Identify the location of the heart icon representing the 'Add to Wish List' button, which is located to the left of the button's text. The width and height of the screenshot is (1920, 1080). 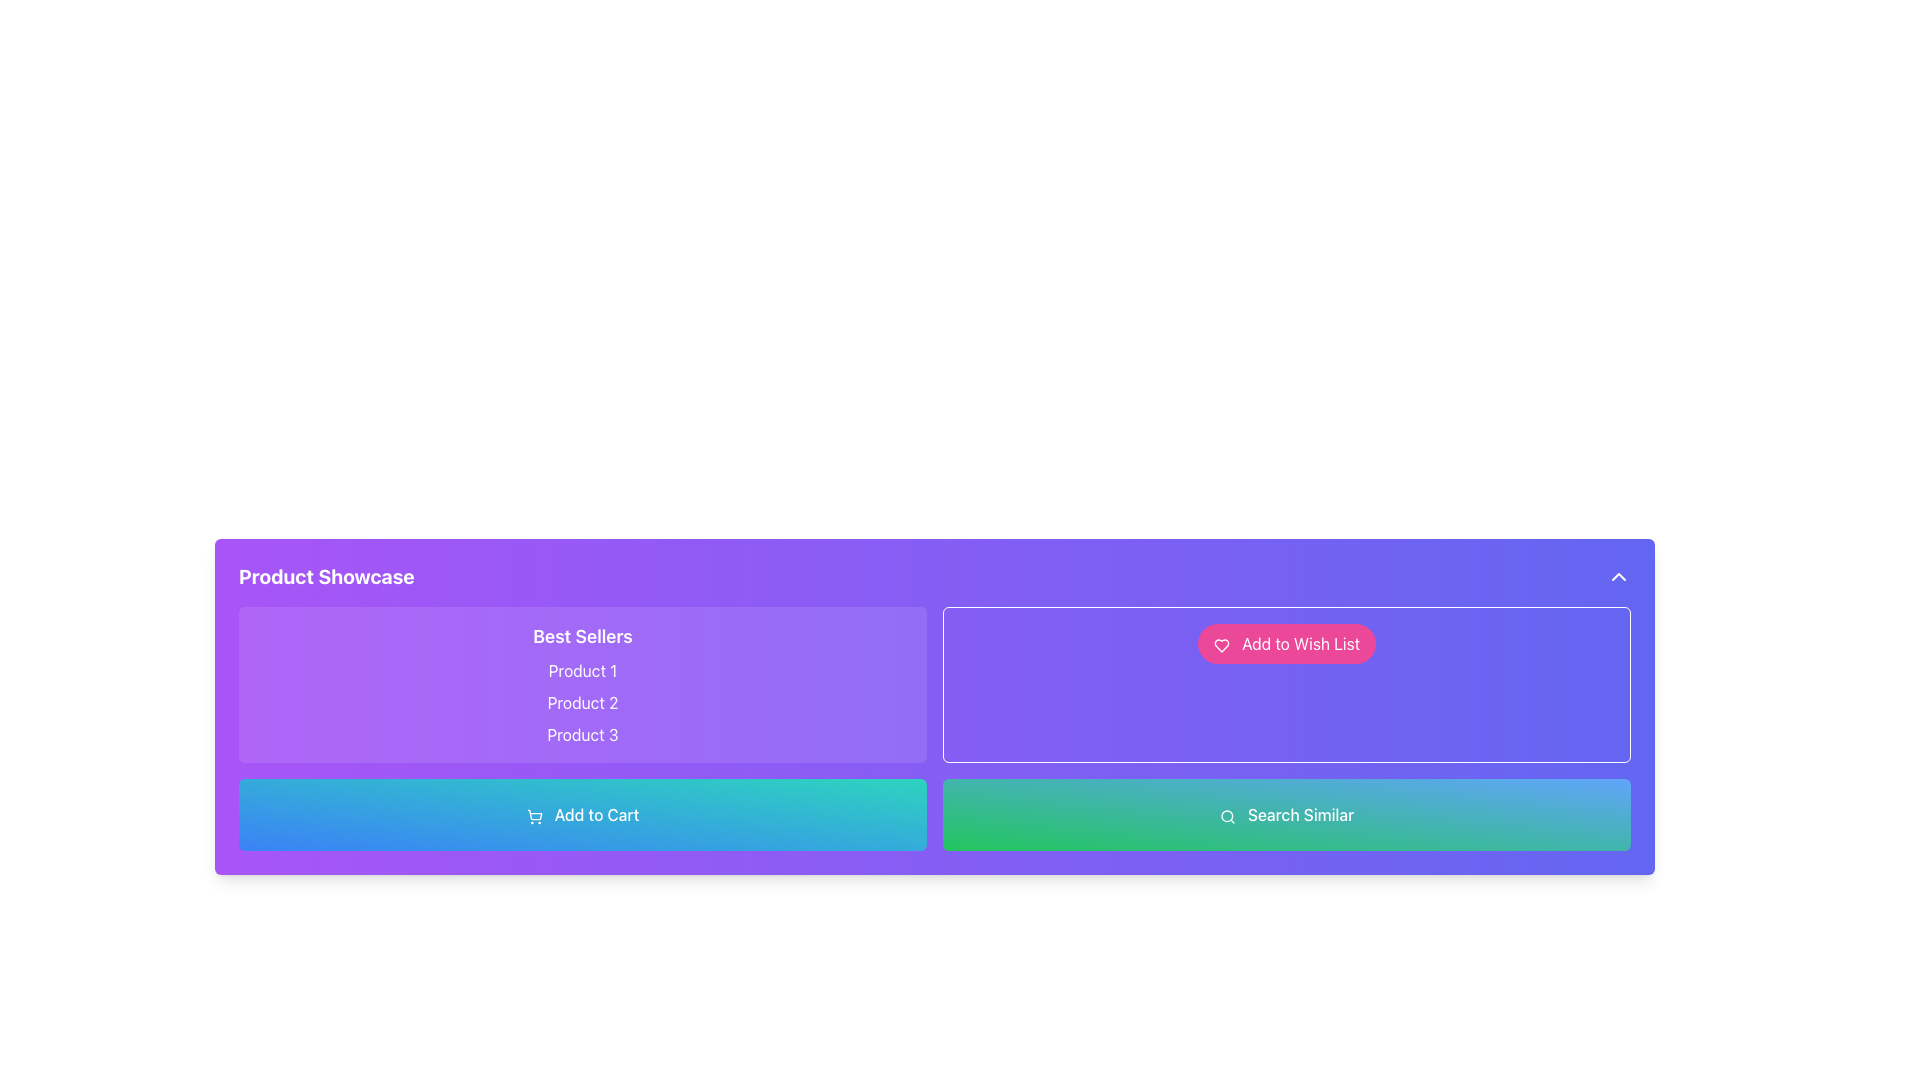
(1220, 645).